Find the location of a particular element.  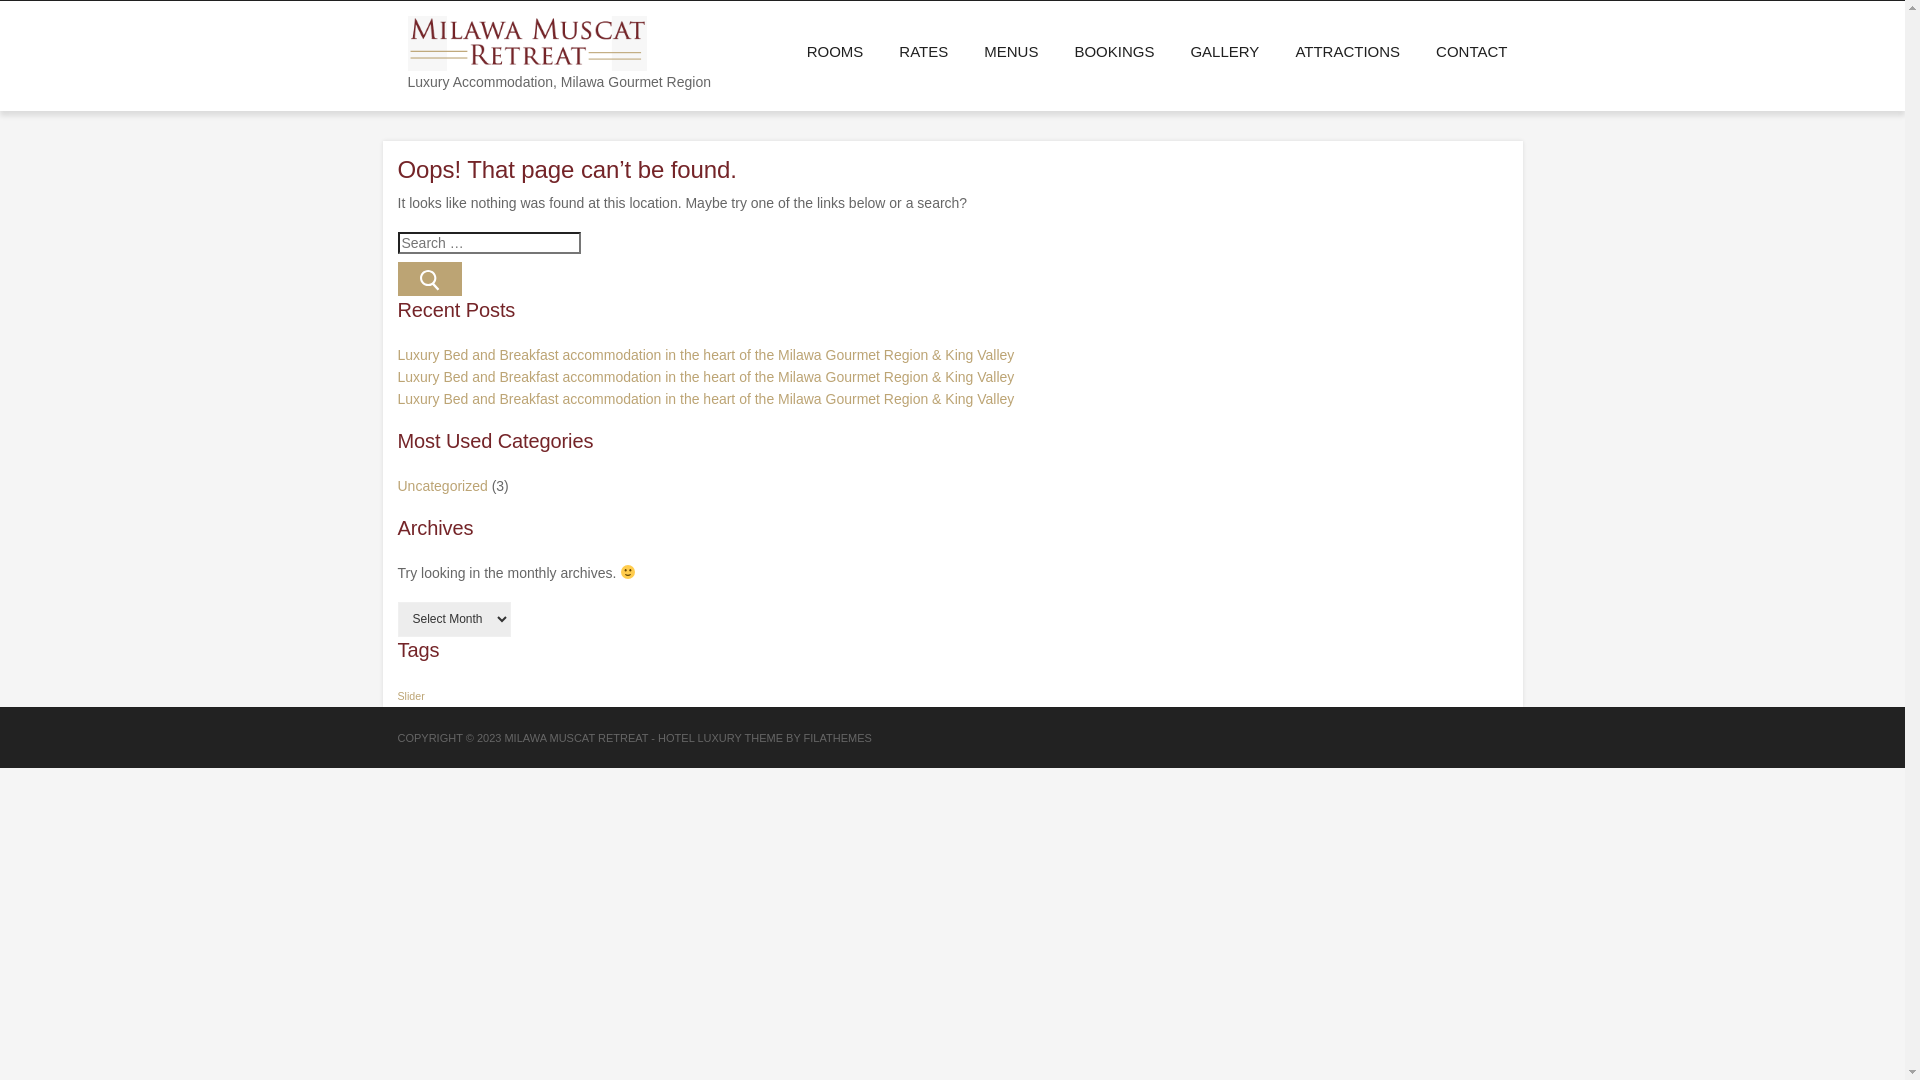

'ROOMS' is located at coordinates (835, 50).